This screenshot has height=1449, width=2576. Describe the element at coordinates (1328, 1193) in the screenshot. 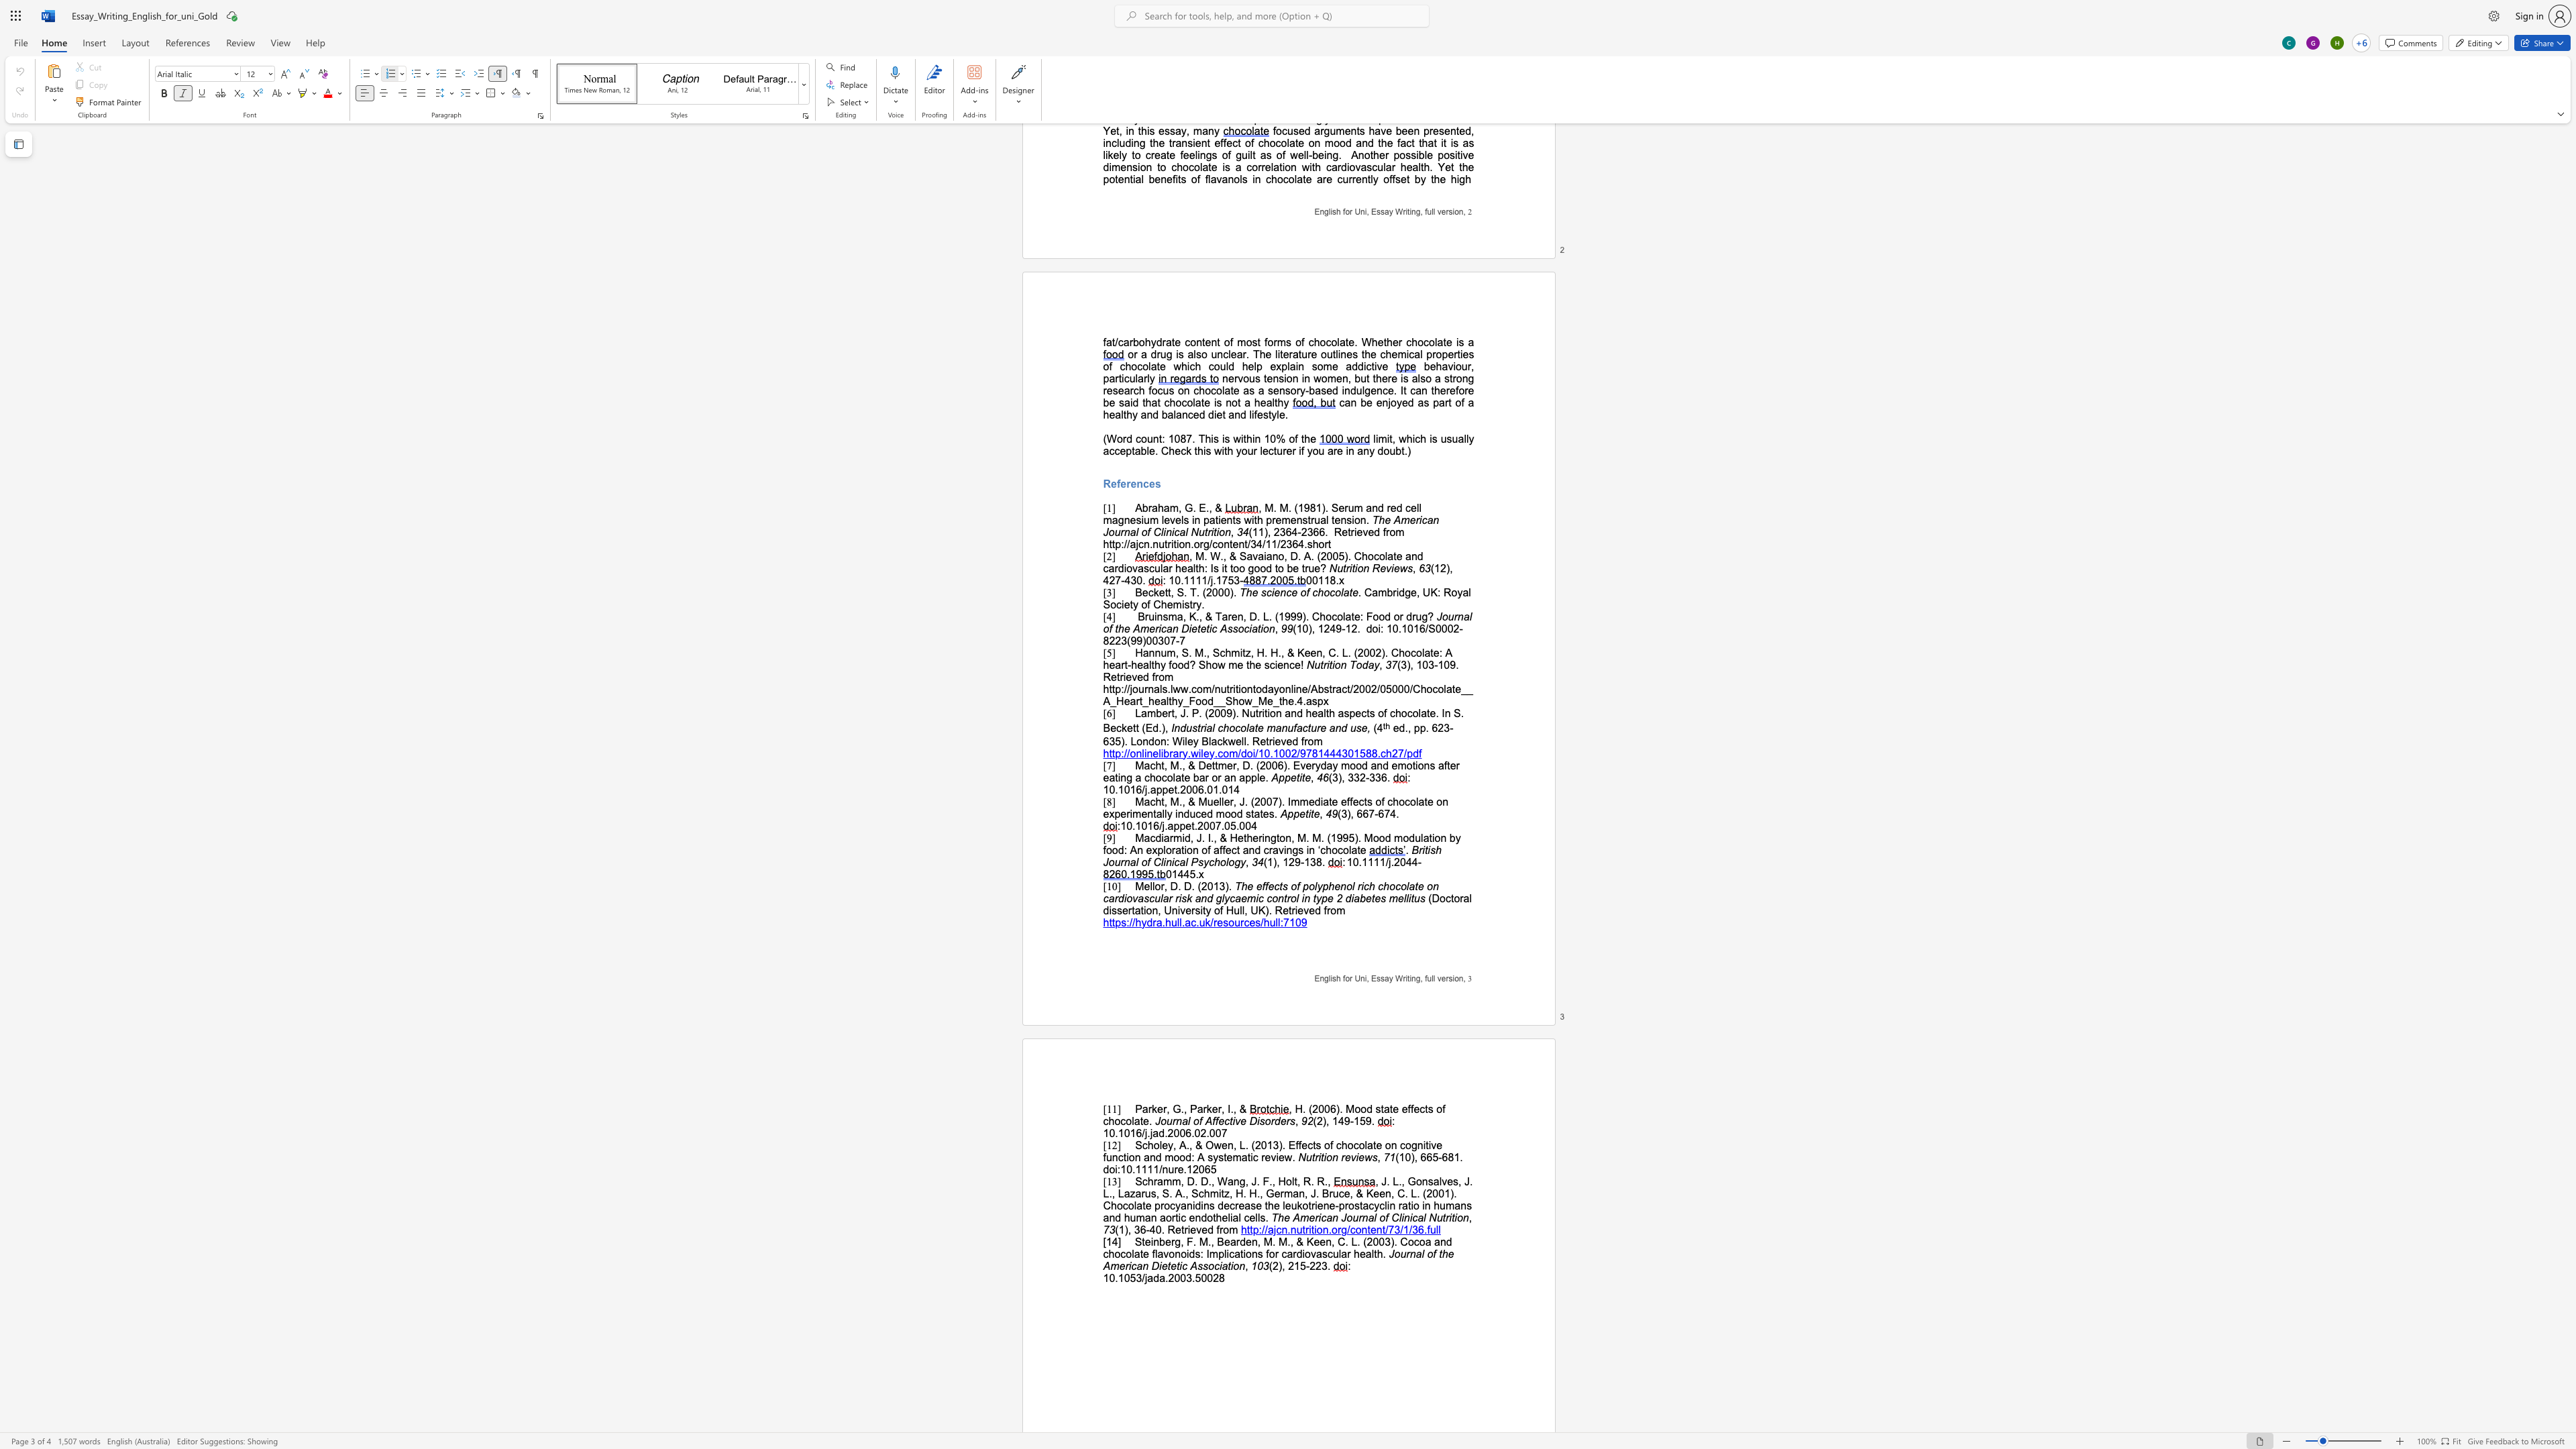

I see `the space between the continuous character "B" and "r" in the text` at that location.